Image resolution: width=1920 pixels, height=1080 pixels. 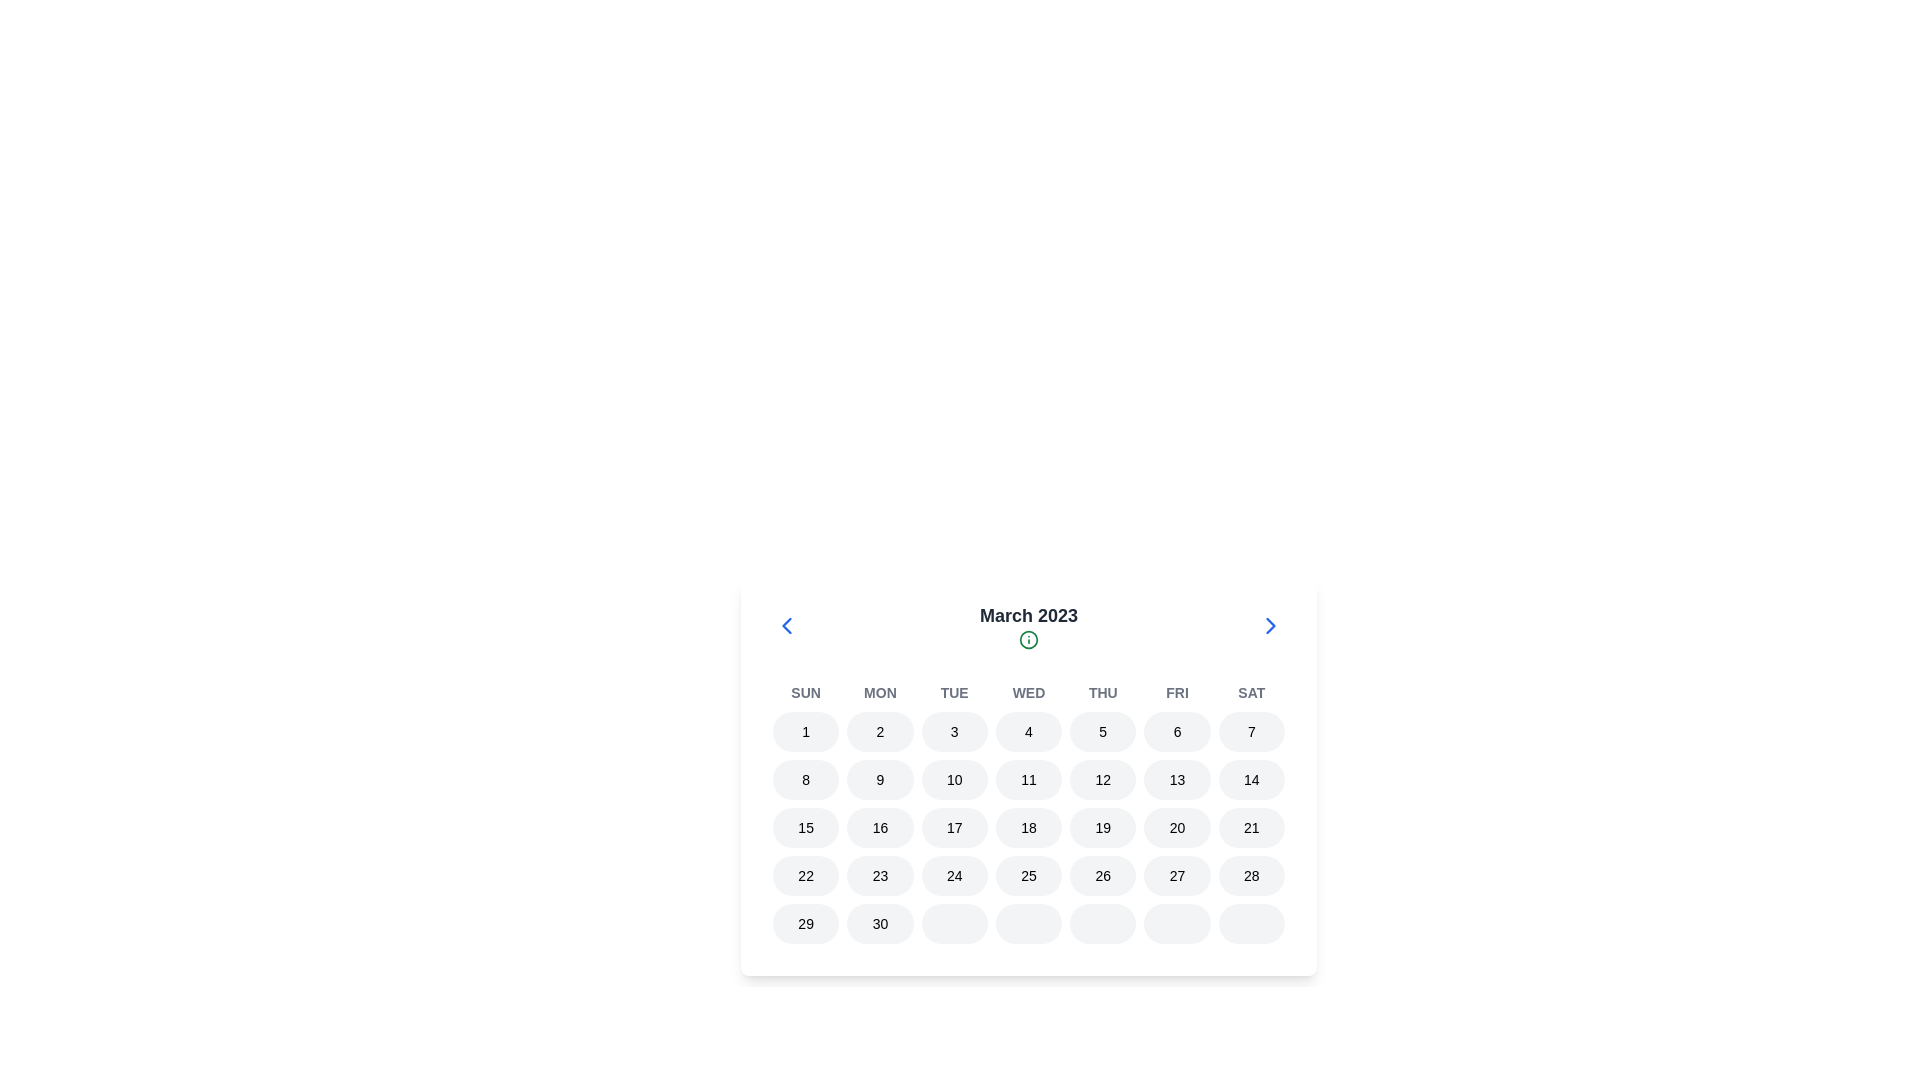 What do you see at coordinates (1028, 640) in the screenshot?
I see `the informational icon located beneath the 'March 2023' title` at bounding box center [1028, 640].